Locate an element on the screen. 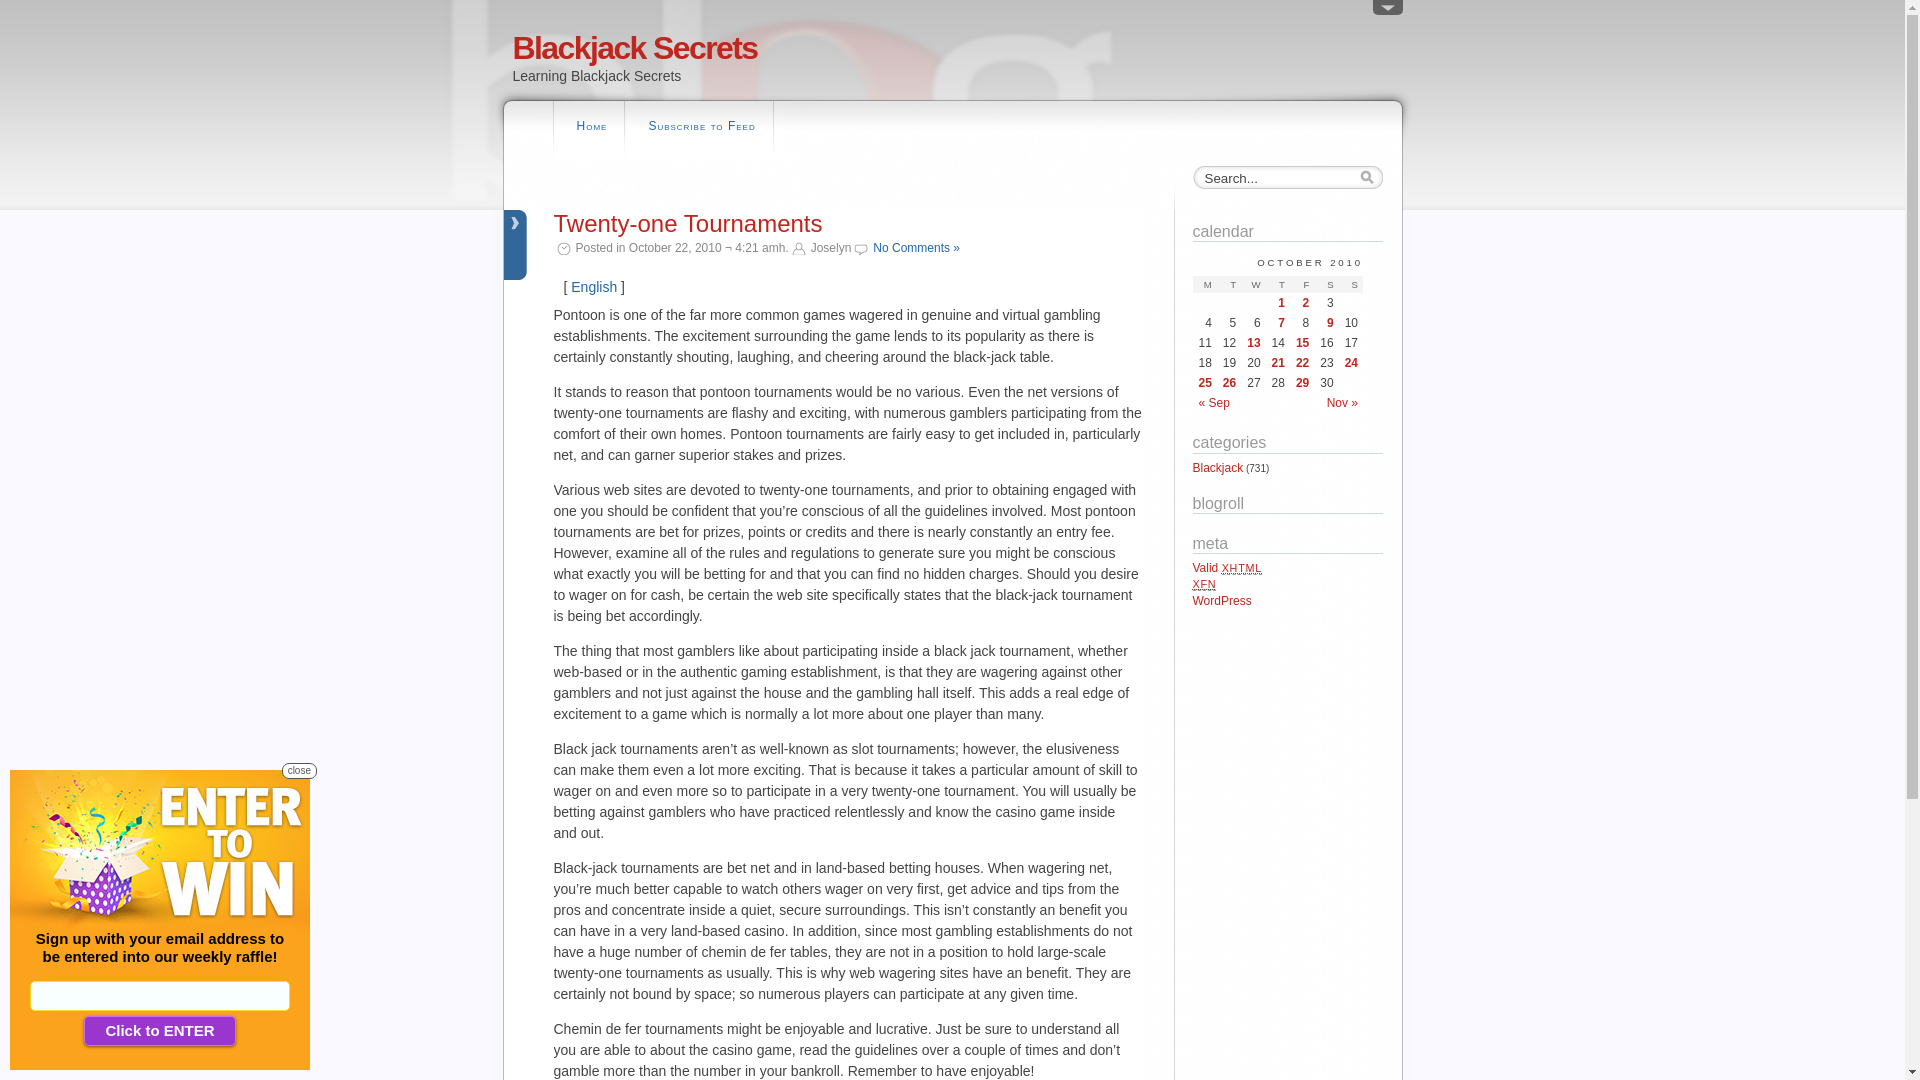  '13' is located at coordinates (1252, 342).